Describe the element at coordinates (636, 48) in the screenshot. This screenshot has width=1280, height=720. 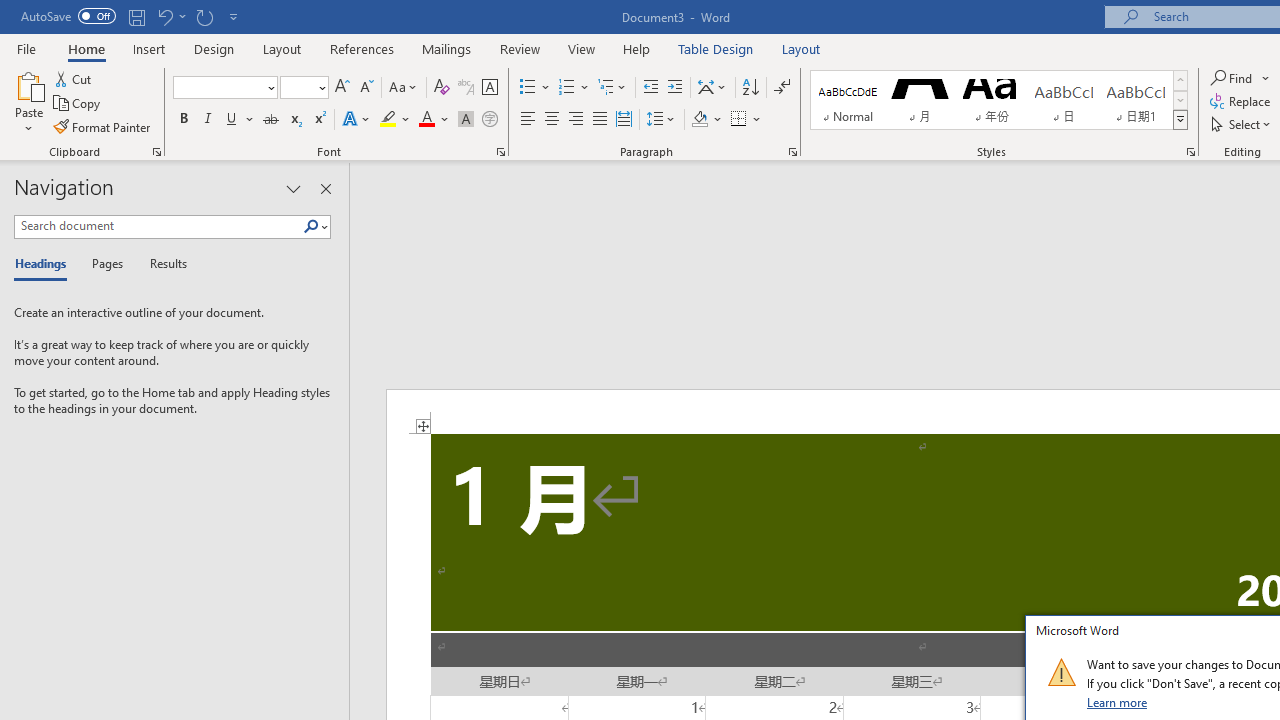
I see `'Help'` at that location.